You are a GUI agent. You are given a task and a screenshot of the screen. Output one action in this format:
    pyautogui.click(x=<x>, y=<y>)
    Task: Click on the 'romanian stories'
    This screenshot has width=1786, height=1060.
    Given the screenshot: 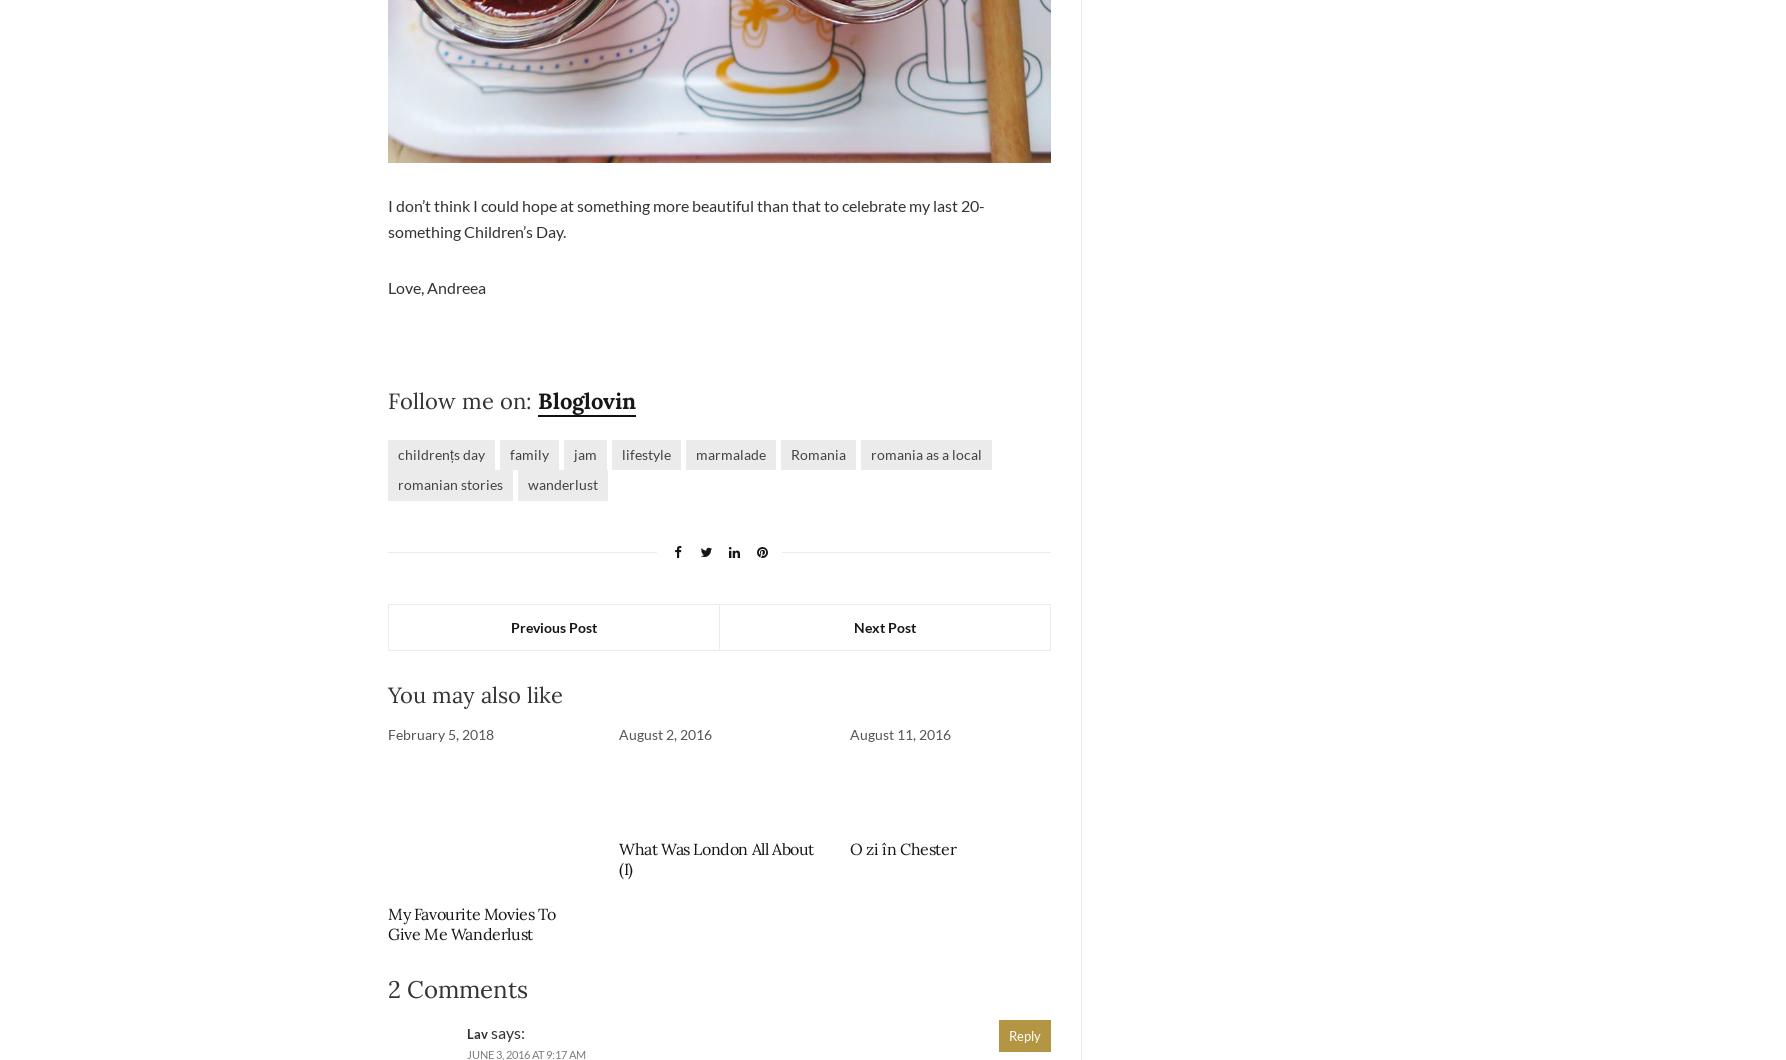 What is the action you would take?
    pyautogui.click(x=449, y=483)
    